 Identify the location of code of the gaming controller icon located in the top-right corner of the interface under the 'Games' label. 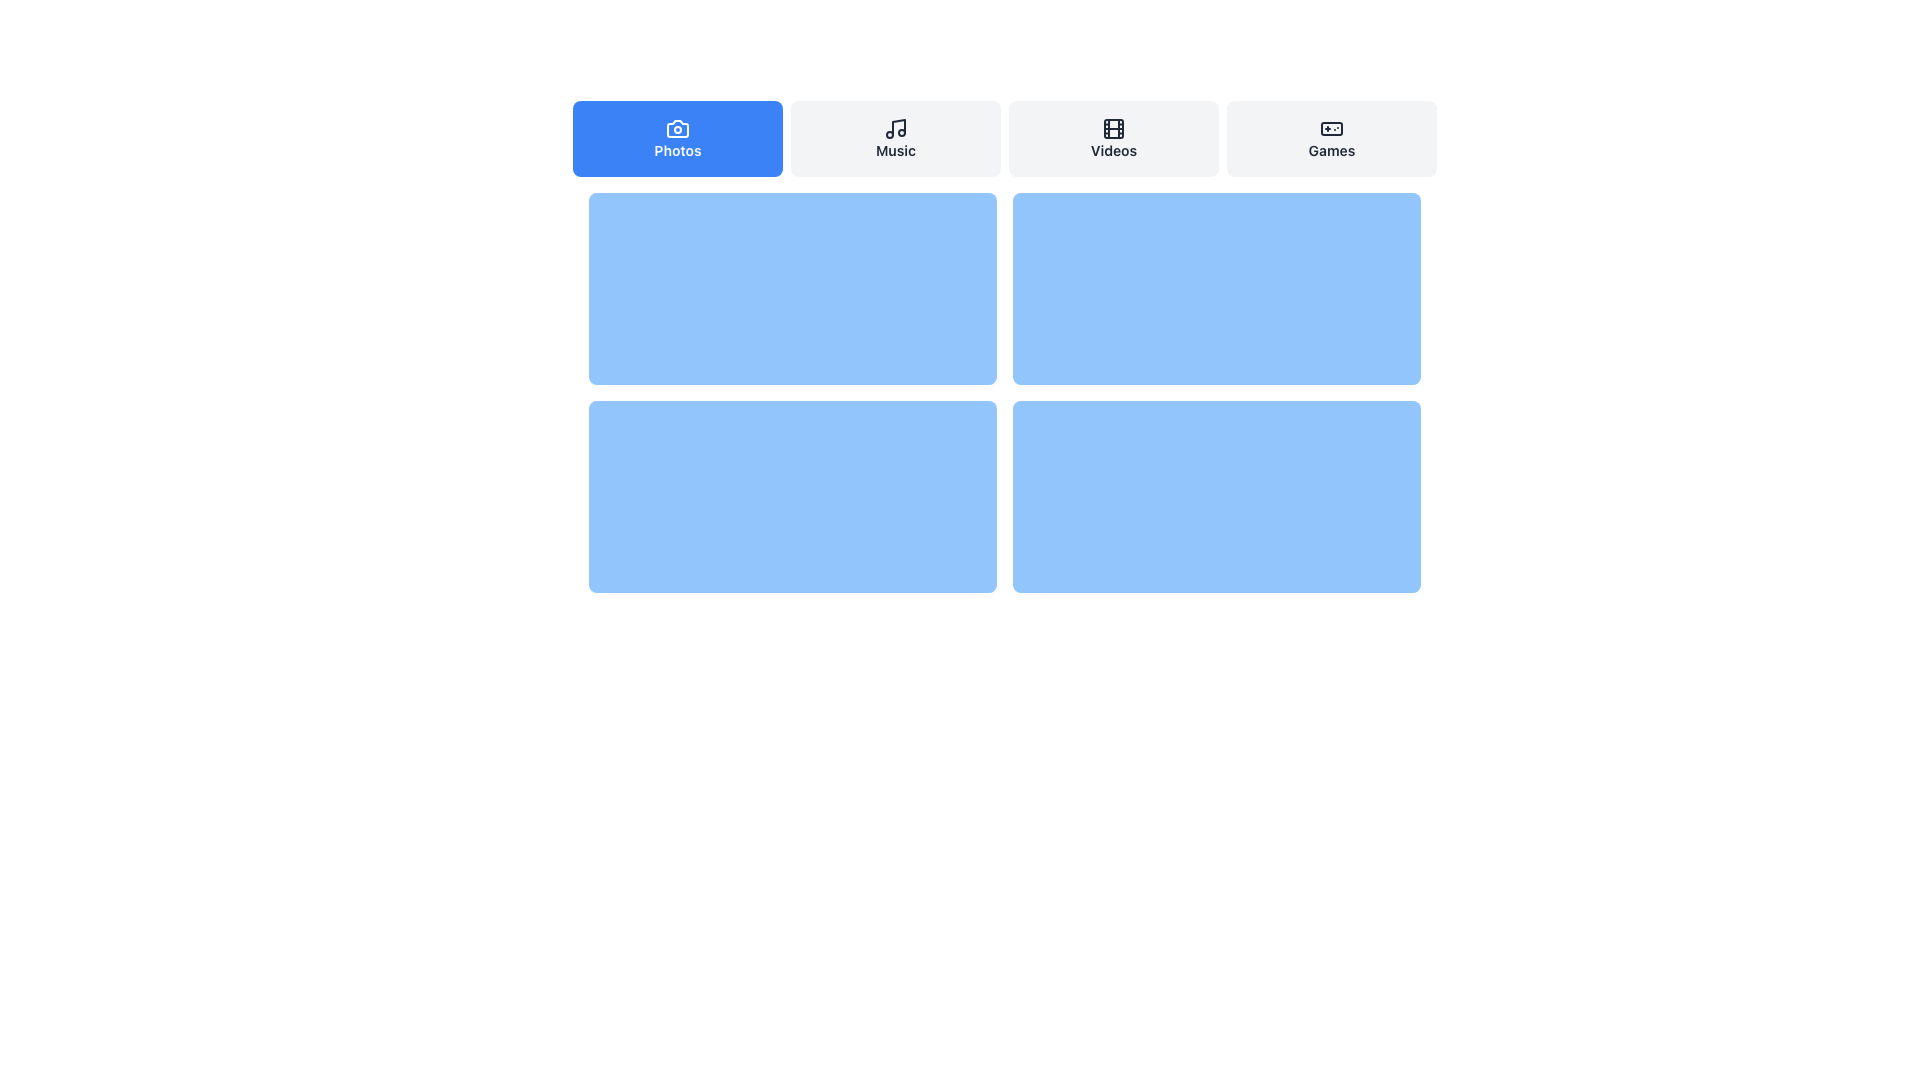
(1331, 128).